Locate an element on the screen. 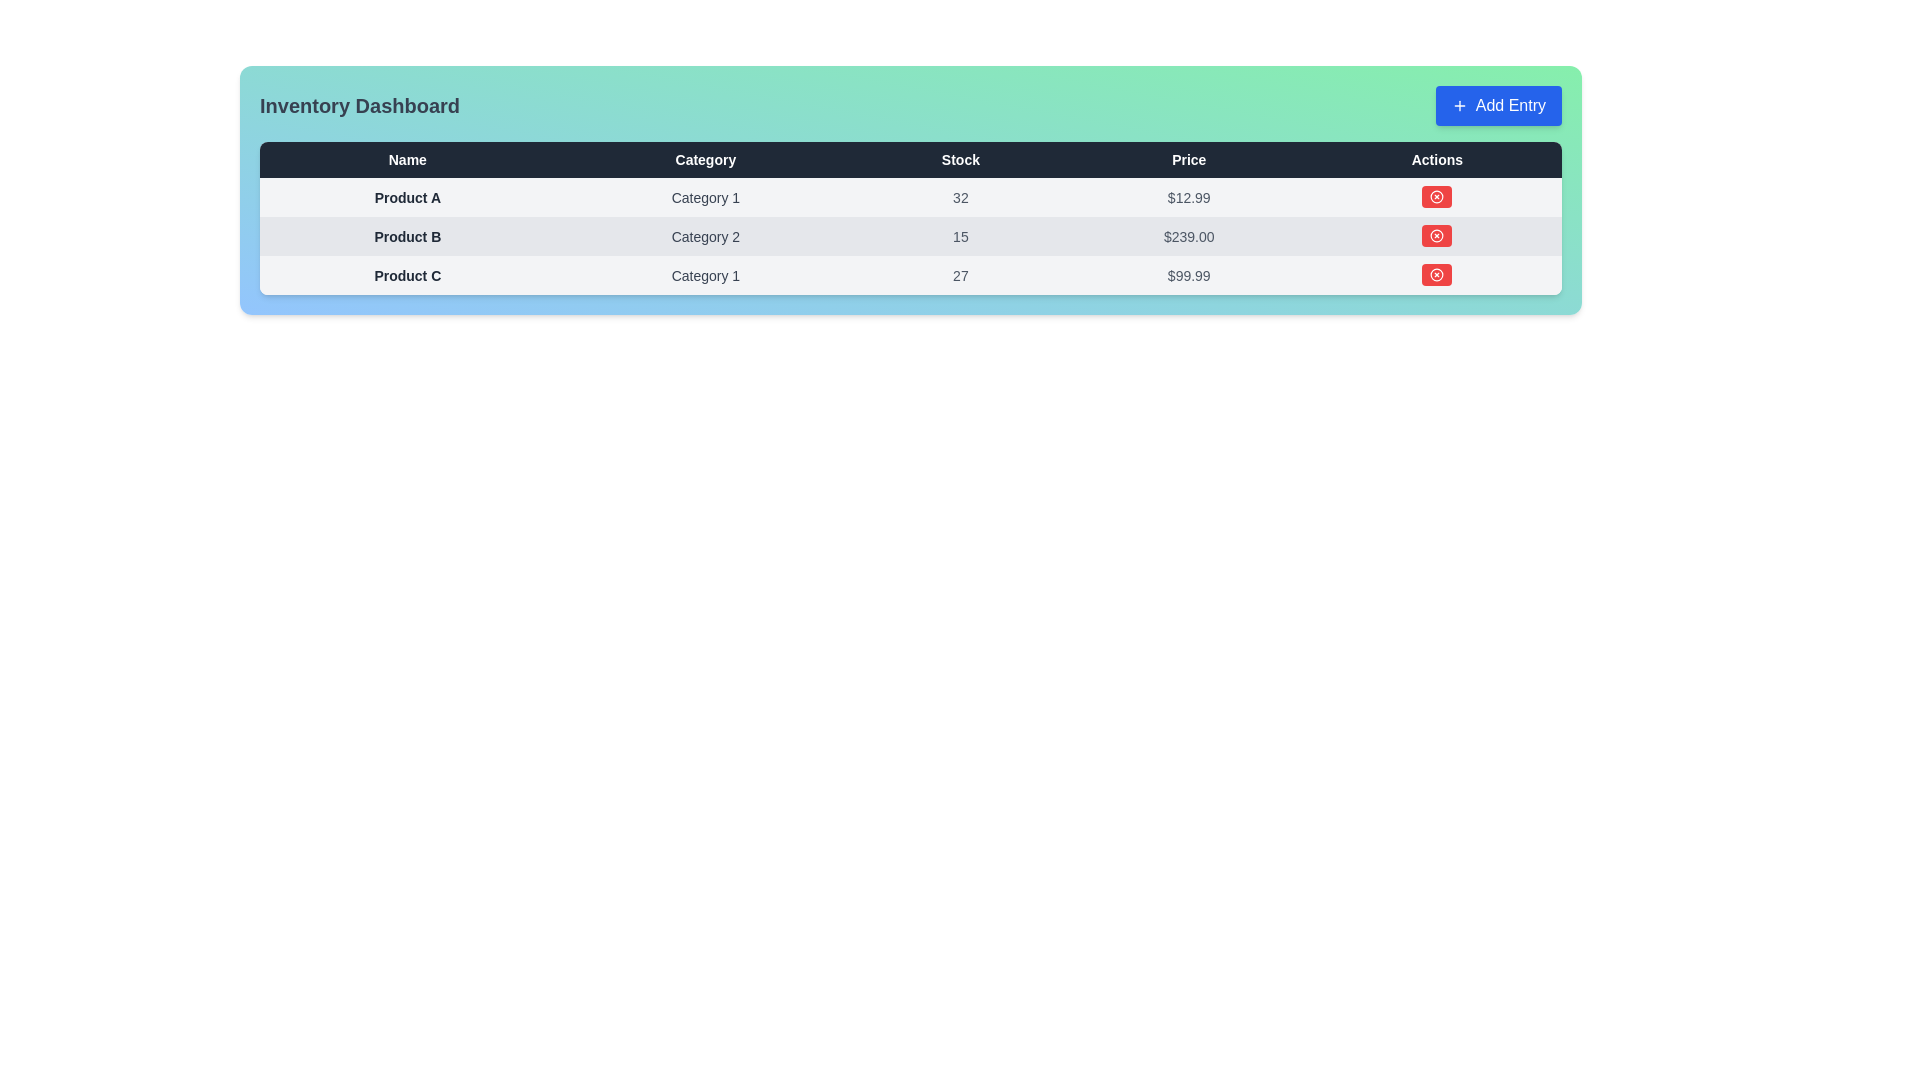 This screenshot has height=1080, width=1920. the red rounded rectangle button with a white circular icon in the last row of the table under the 'Actions' column is located at coordinates (1436, 274).